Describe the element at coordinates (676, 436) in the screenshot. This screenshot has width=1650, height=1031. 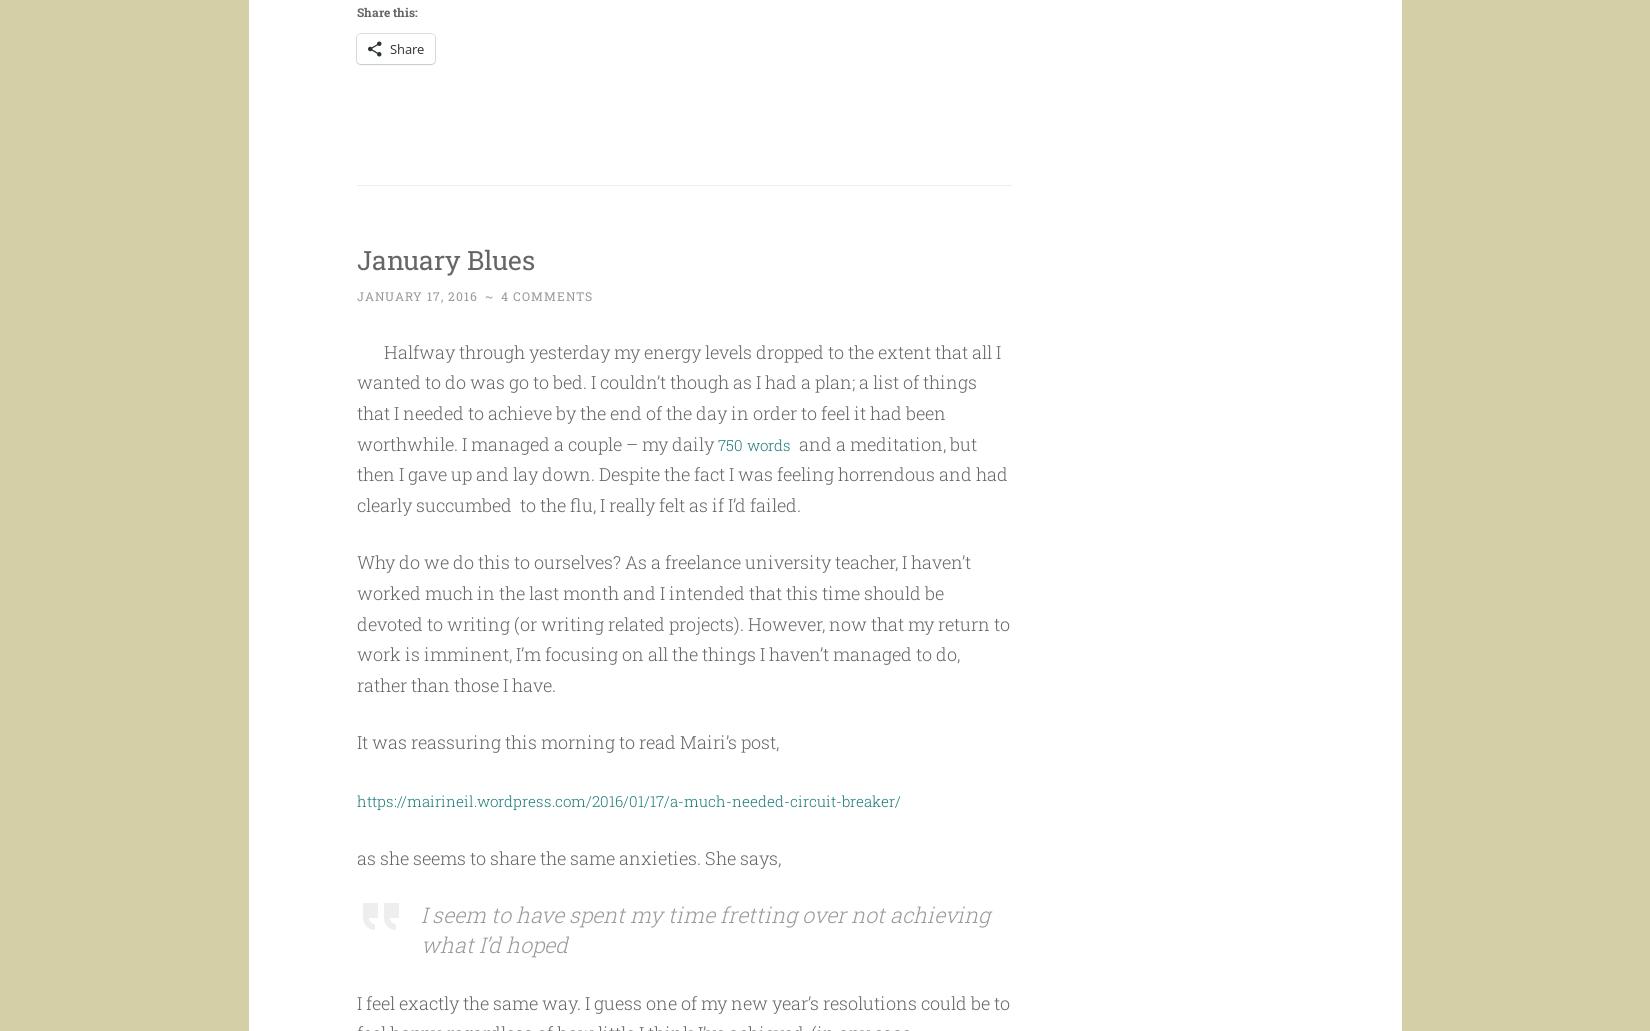
I see `'Halfway through yesterday my energy levels dropped to the extent that all I wanted to do was go to bed. I couldn’t though as I had a plan; a list of things that I needed to achieve by the end of the day in order to feel it had been worthwhile. I managed a couple – my daily'` at that location.